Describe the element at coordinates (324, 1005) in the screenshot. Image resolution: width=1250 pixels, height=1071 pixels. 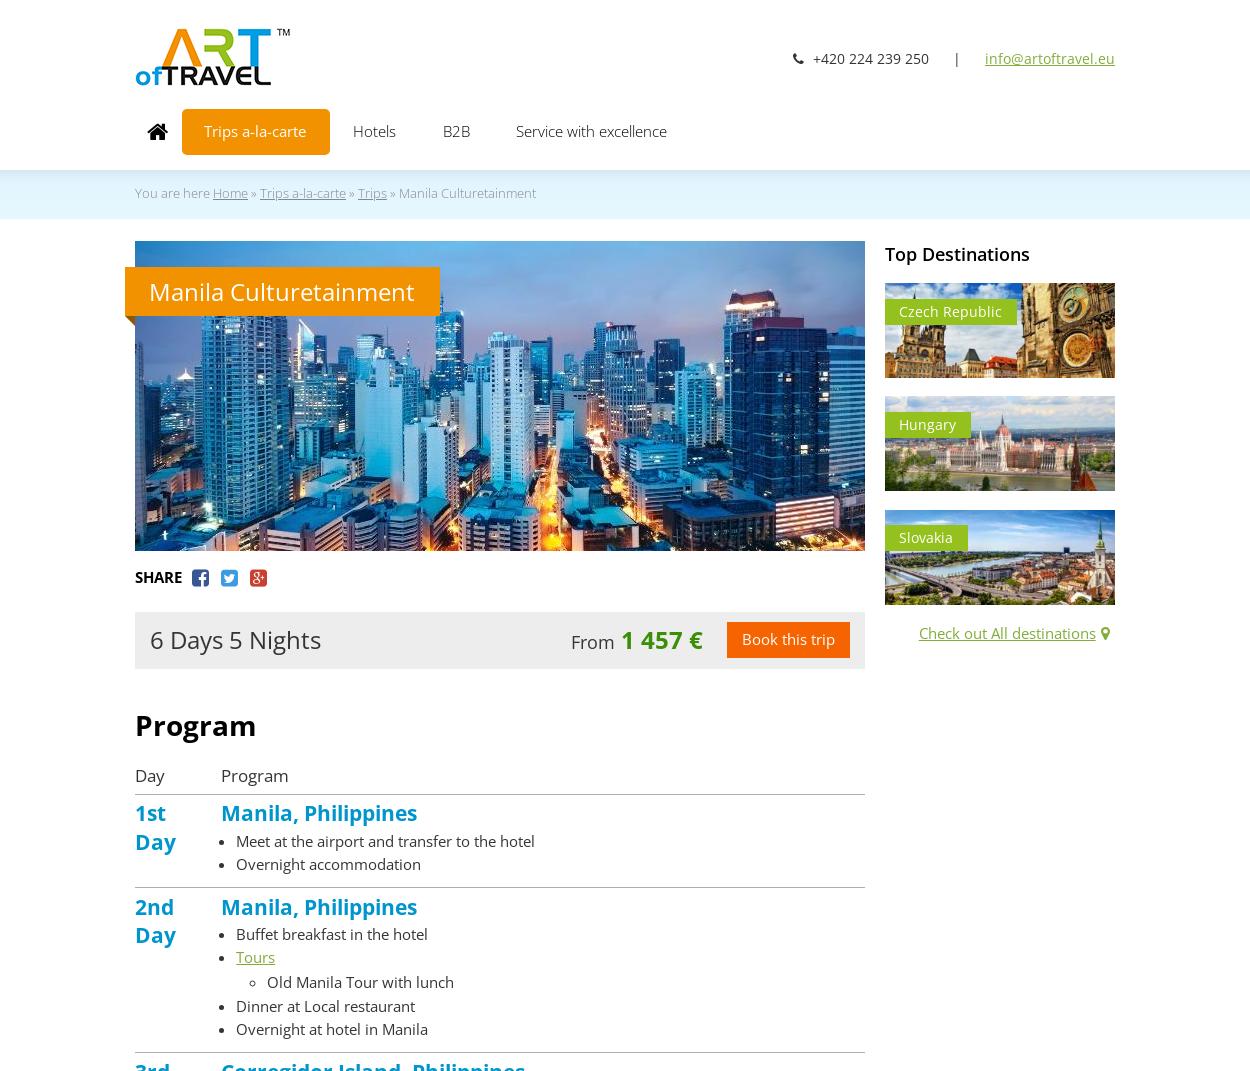
I see `'Dinner at Local restaurant'` at that location.